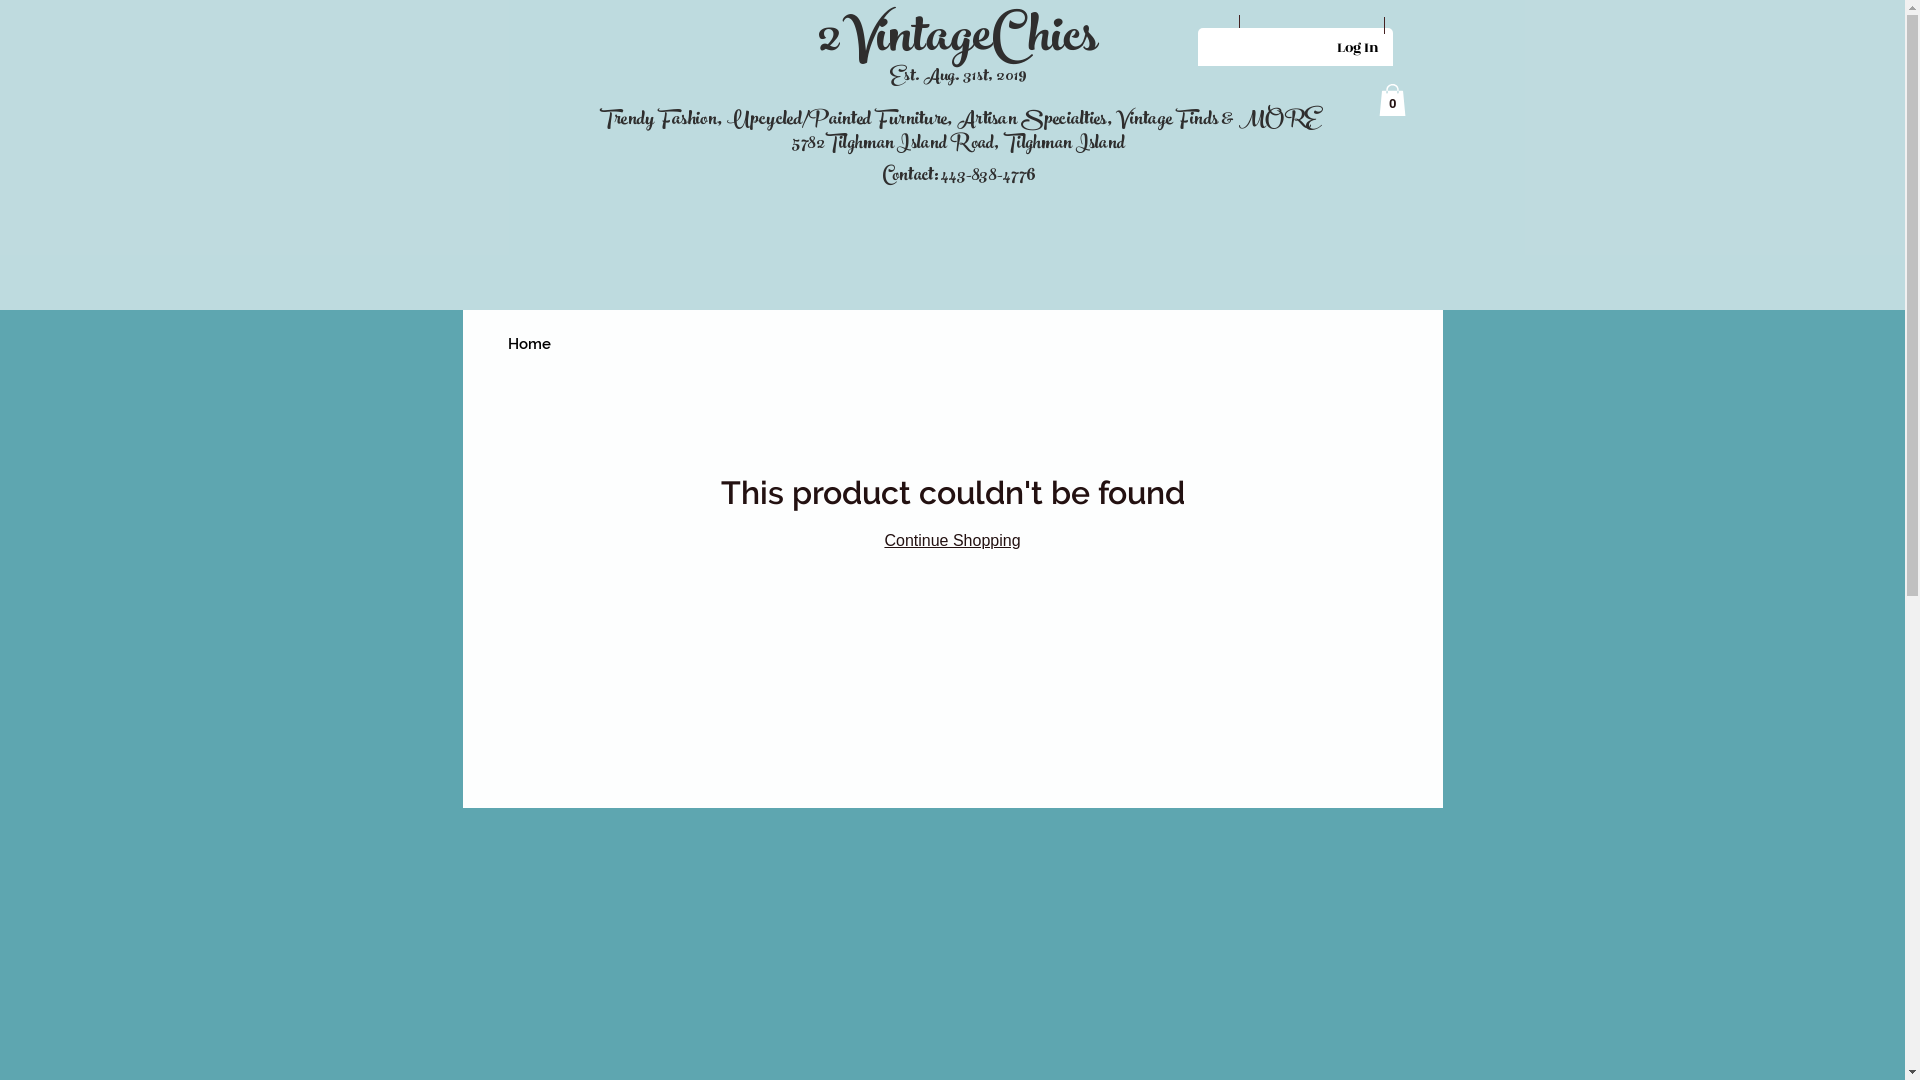 The image size is (1920, 1080). Describe the element at coordinates (950, 540) in the screenshot. I see `'Continue Shopping'` at that location.